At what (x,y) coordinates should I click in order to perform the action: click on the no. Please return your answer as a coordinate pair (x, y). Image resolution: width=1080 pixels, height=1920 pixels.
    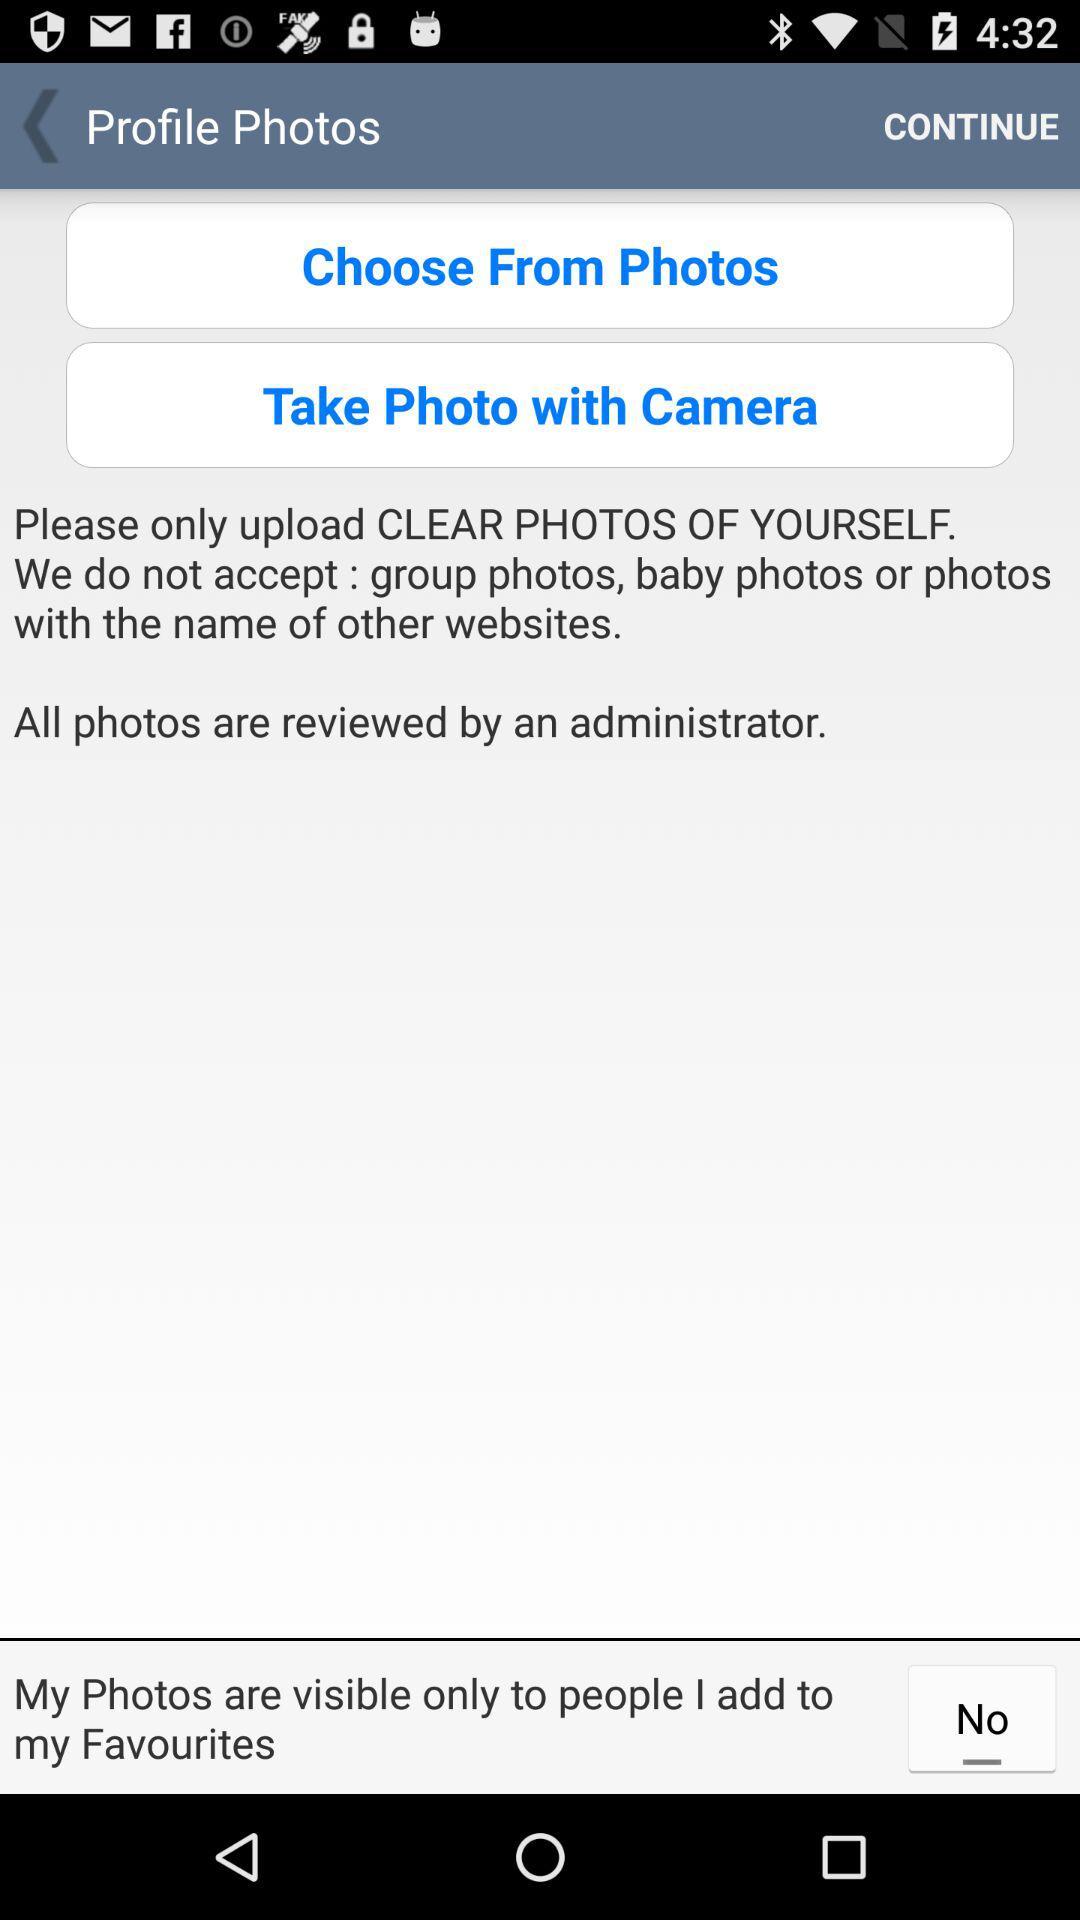
    Looking at the image, I should click on (981, 1716).